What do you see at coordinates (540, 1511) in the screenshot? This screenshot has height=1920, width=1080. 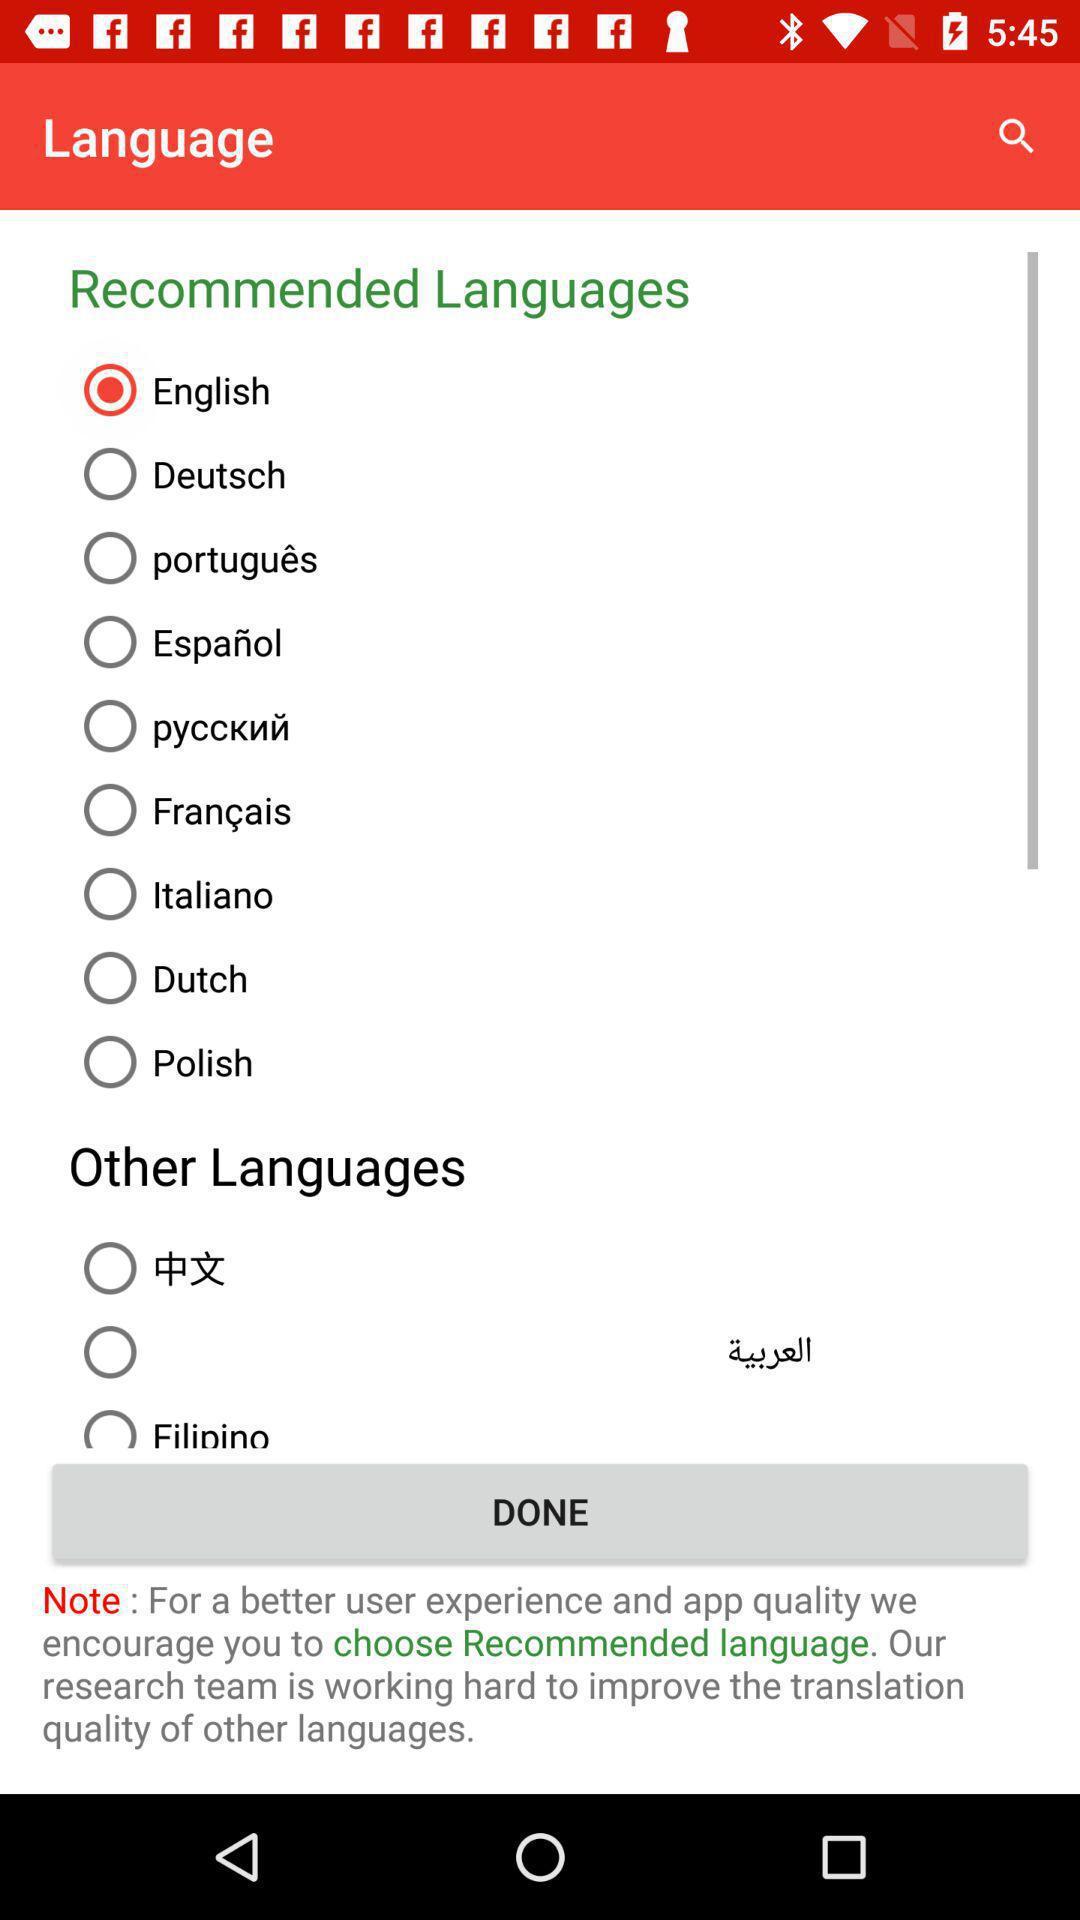 I see `the item above the note for a item` at bounding box center [540, 1511].